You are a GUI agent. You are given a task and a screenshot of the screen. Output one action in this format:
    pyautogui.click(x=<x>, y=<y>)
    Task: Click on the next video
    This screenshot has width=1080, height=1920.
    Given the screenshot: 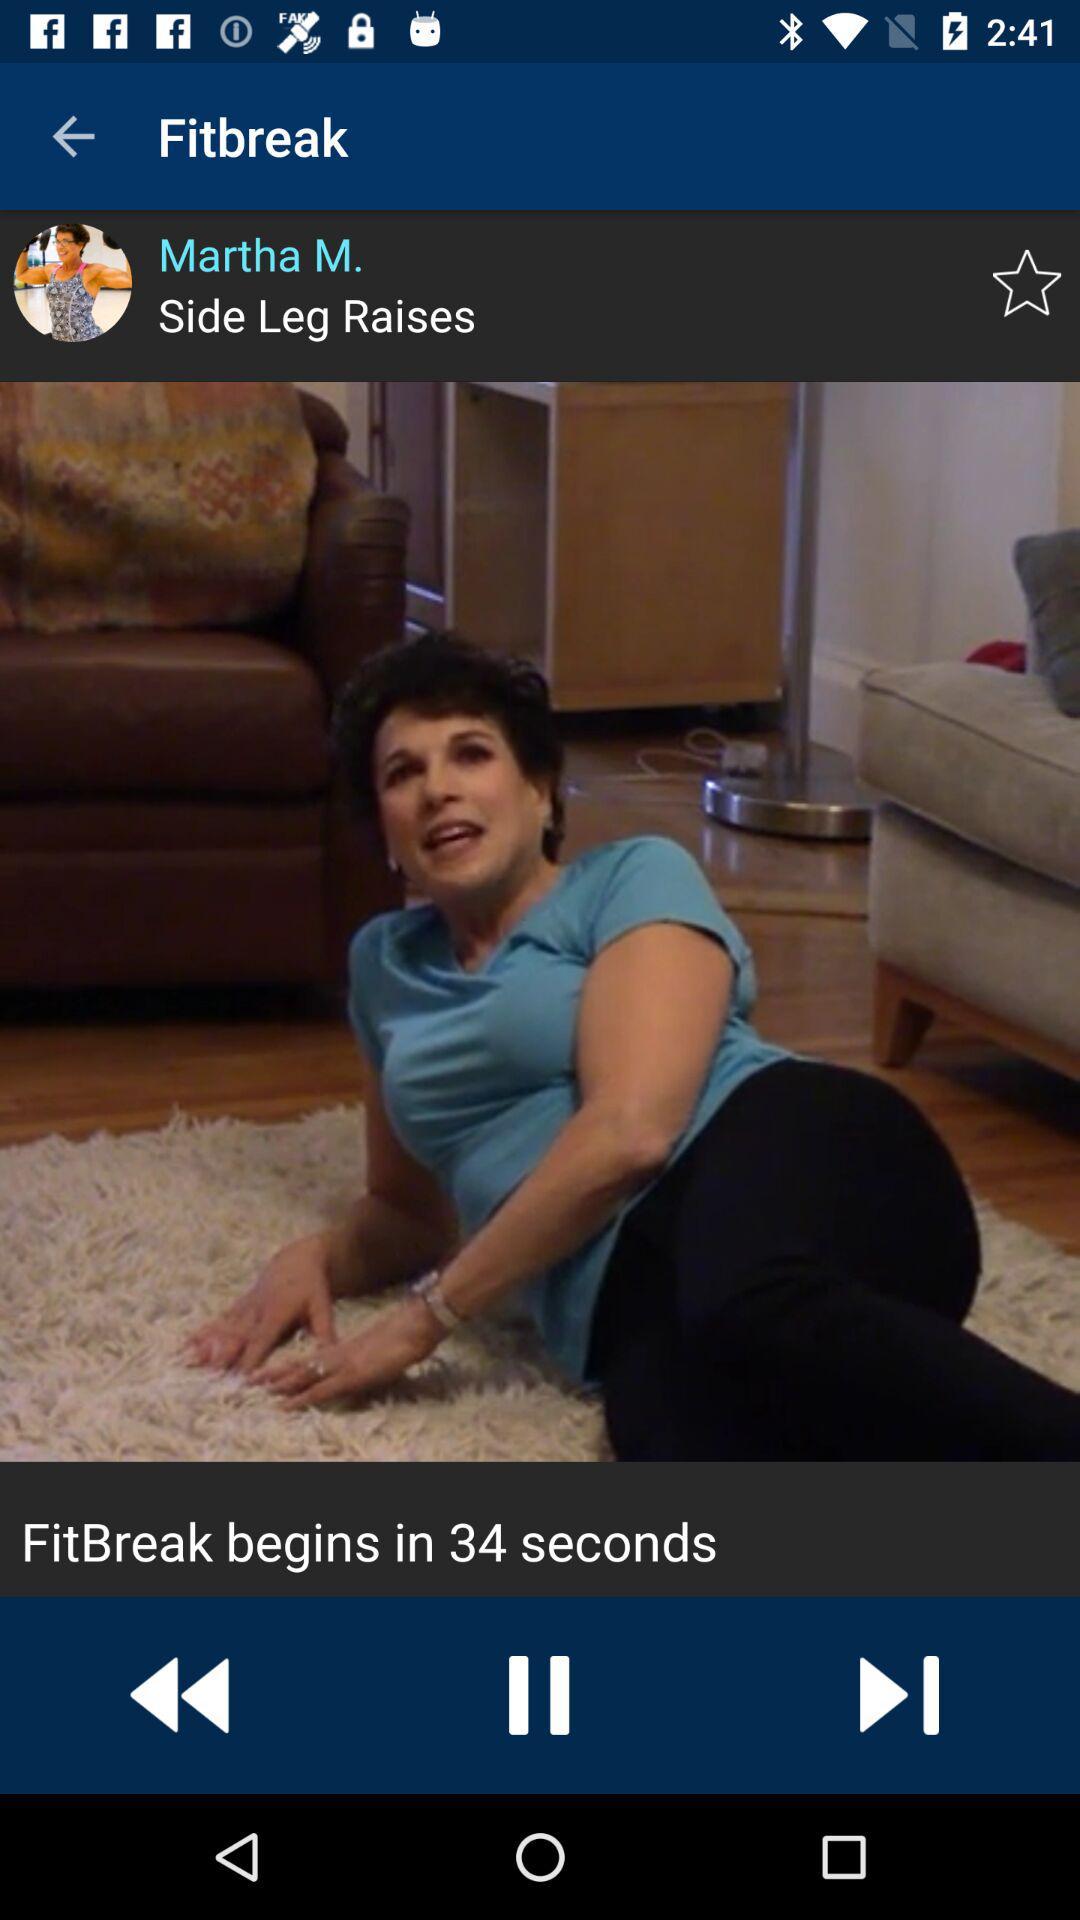 What is the action you would take?
    pyautogui.click(x=898, y=1694)
    